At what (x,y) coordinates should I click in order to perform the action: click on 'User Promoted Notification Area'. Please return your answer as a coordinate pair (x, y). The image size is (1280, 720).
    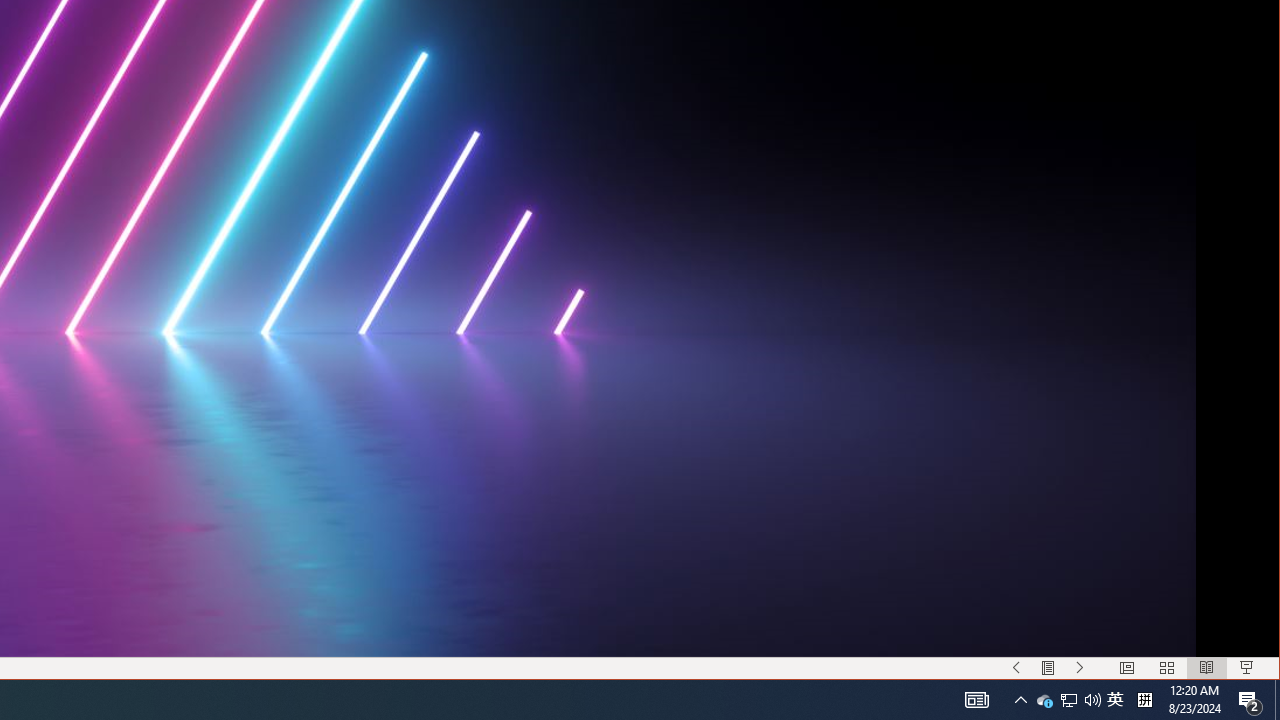
    Looking at the image, I should click on (1067, 698).